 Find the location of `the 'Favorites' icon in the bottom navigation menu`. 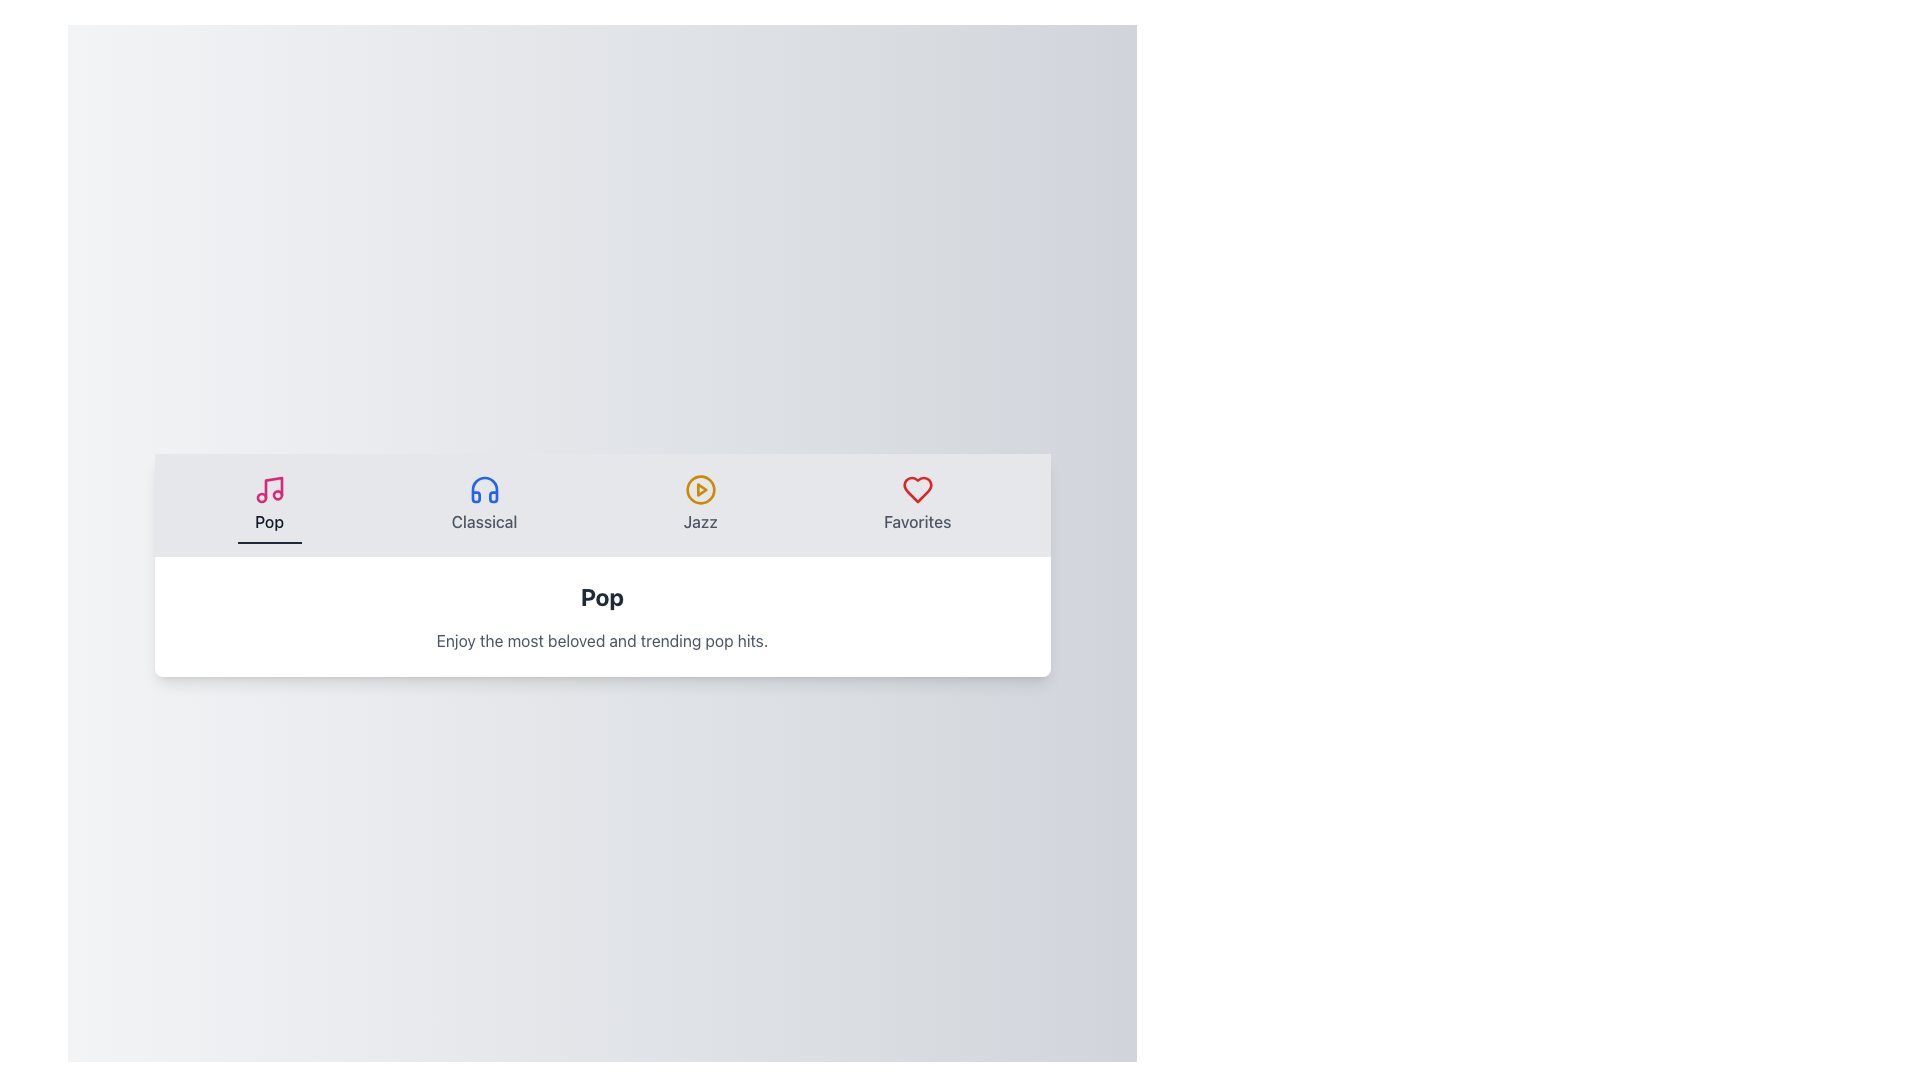

the 'Favorites' icon in the bottom navigation menu is located at coordinates (916, 489).